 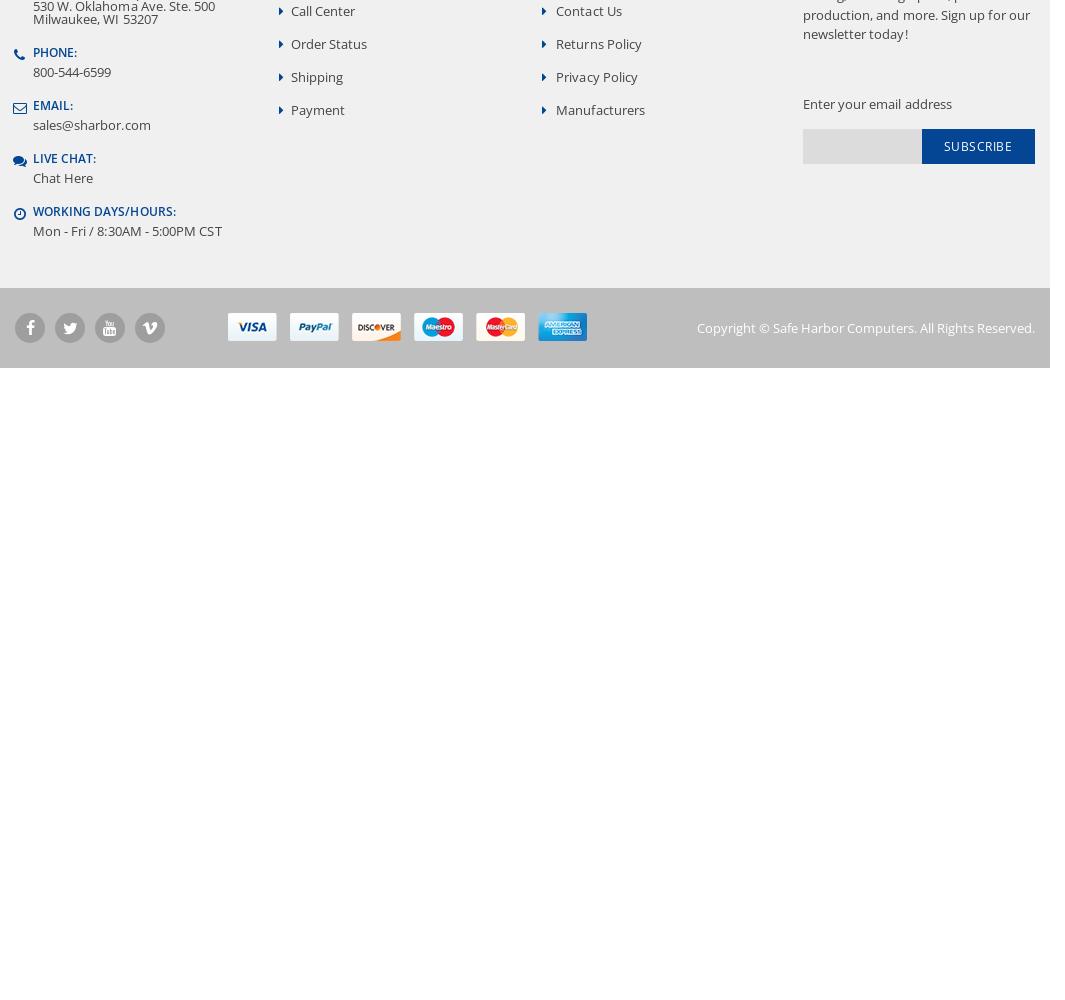 I want to click on 'Contact Us', so click(x=588, y=10).